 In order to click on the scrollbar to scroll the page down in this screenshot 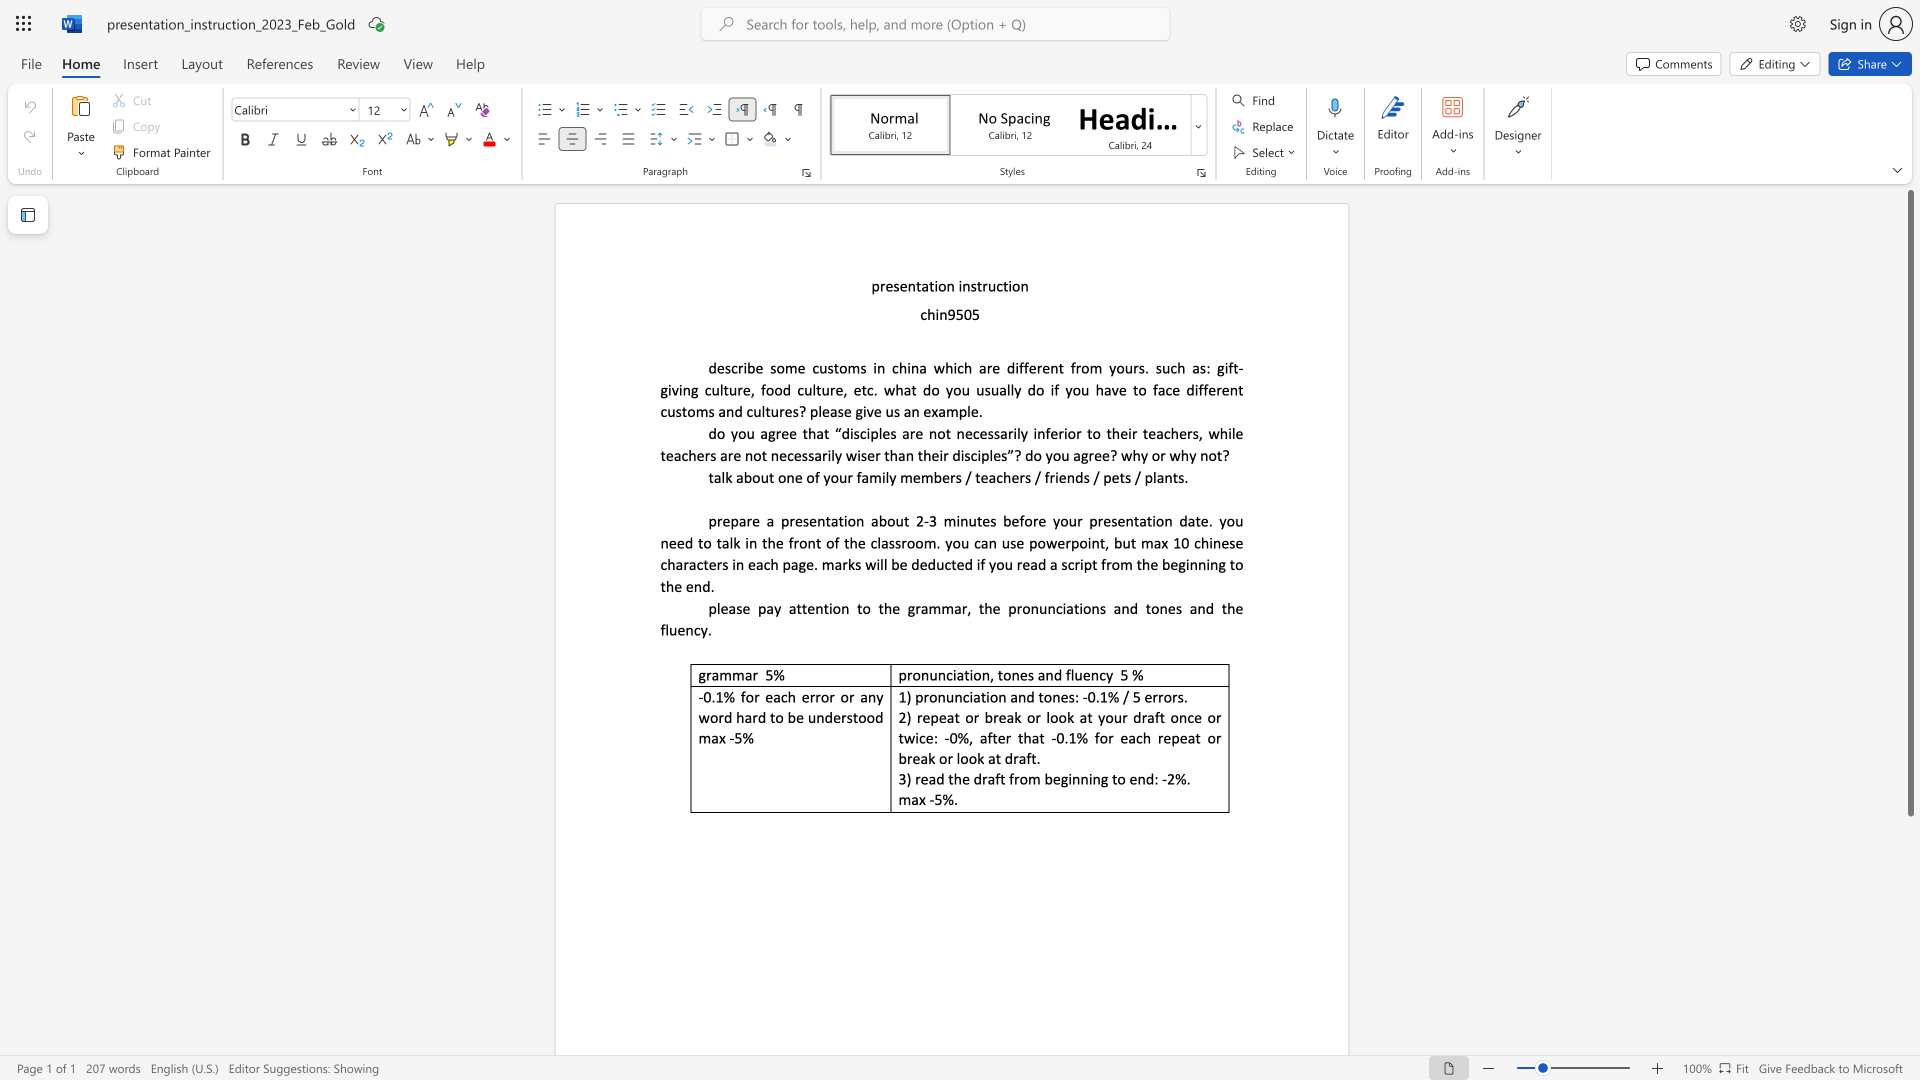, I will do `click(1909, 910)`.